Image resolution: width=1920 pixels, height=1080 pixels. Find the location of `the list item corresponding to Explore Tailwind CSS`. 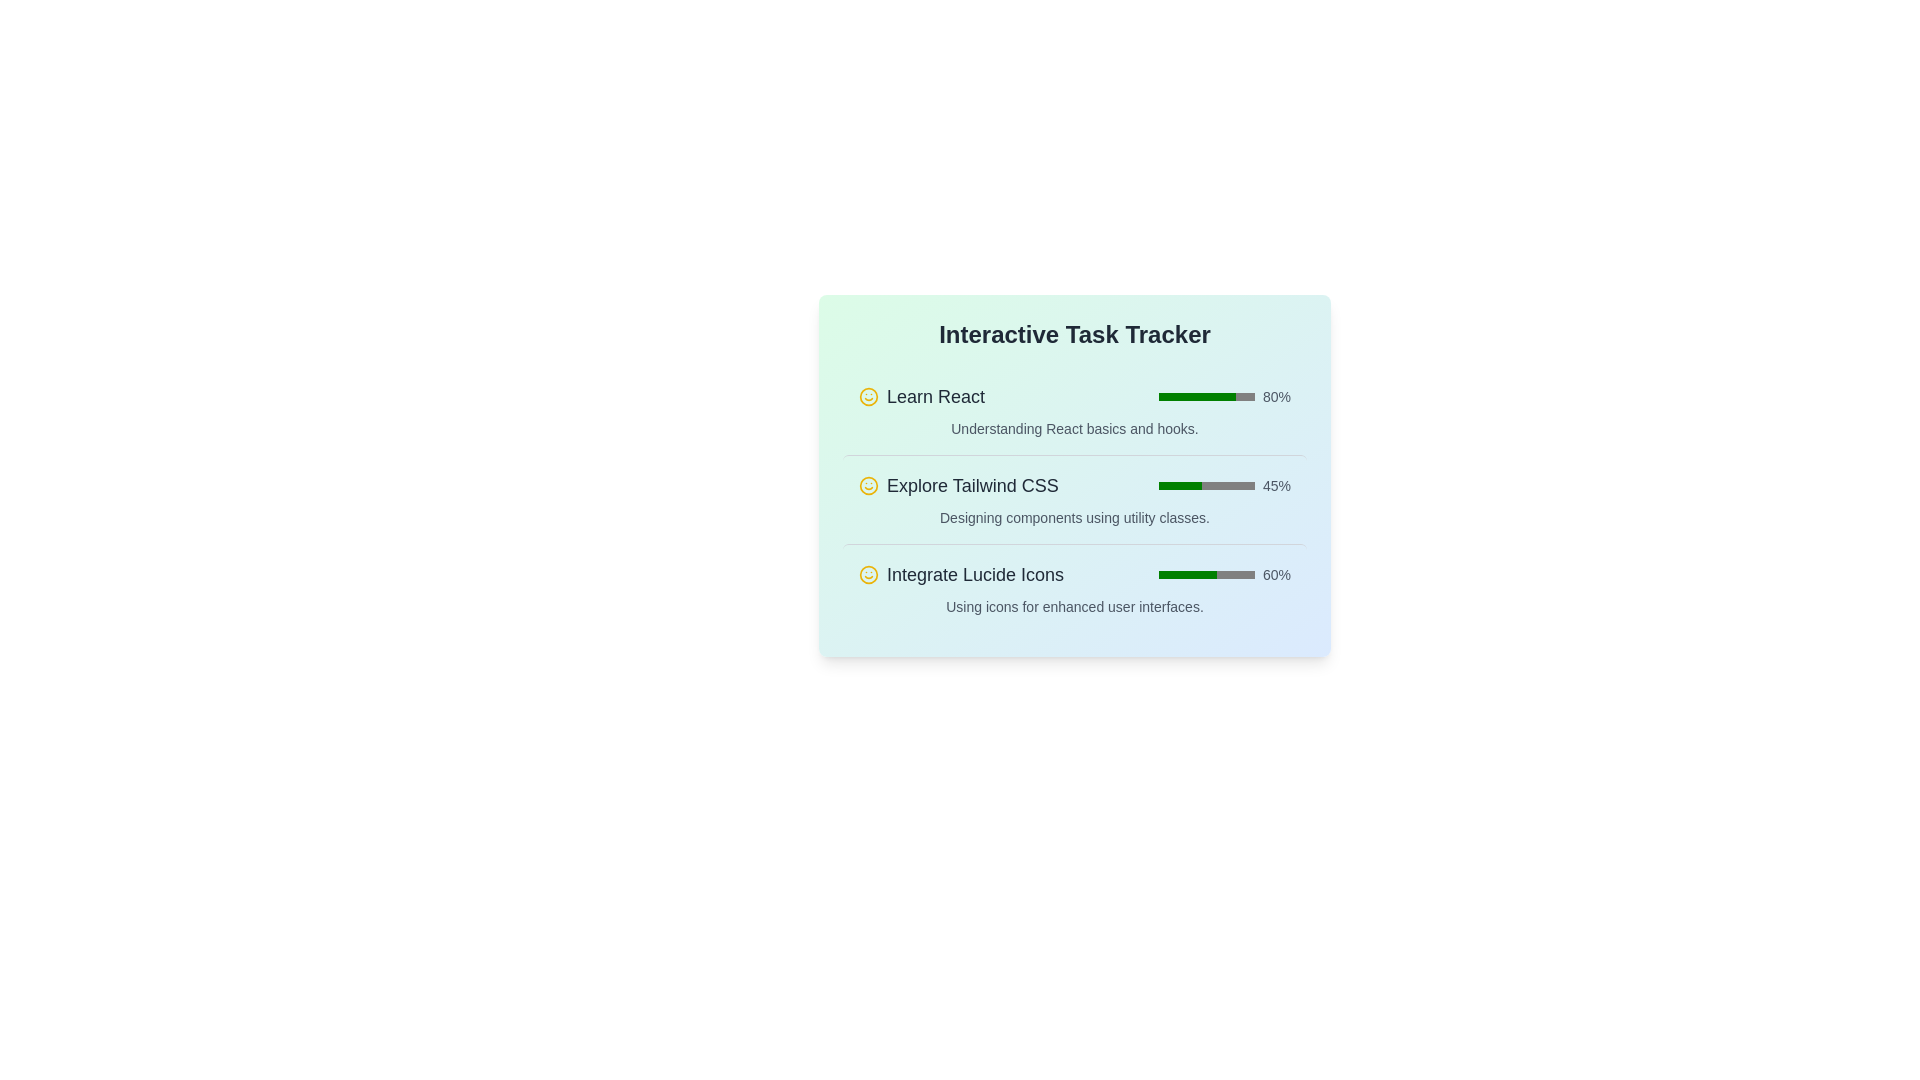

the list item corresponding to Explore Tailwind CSS is located at coordinates (1074, 498).